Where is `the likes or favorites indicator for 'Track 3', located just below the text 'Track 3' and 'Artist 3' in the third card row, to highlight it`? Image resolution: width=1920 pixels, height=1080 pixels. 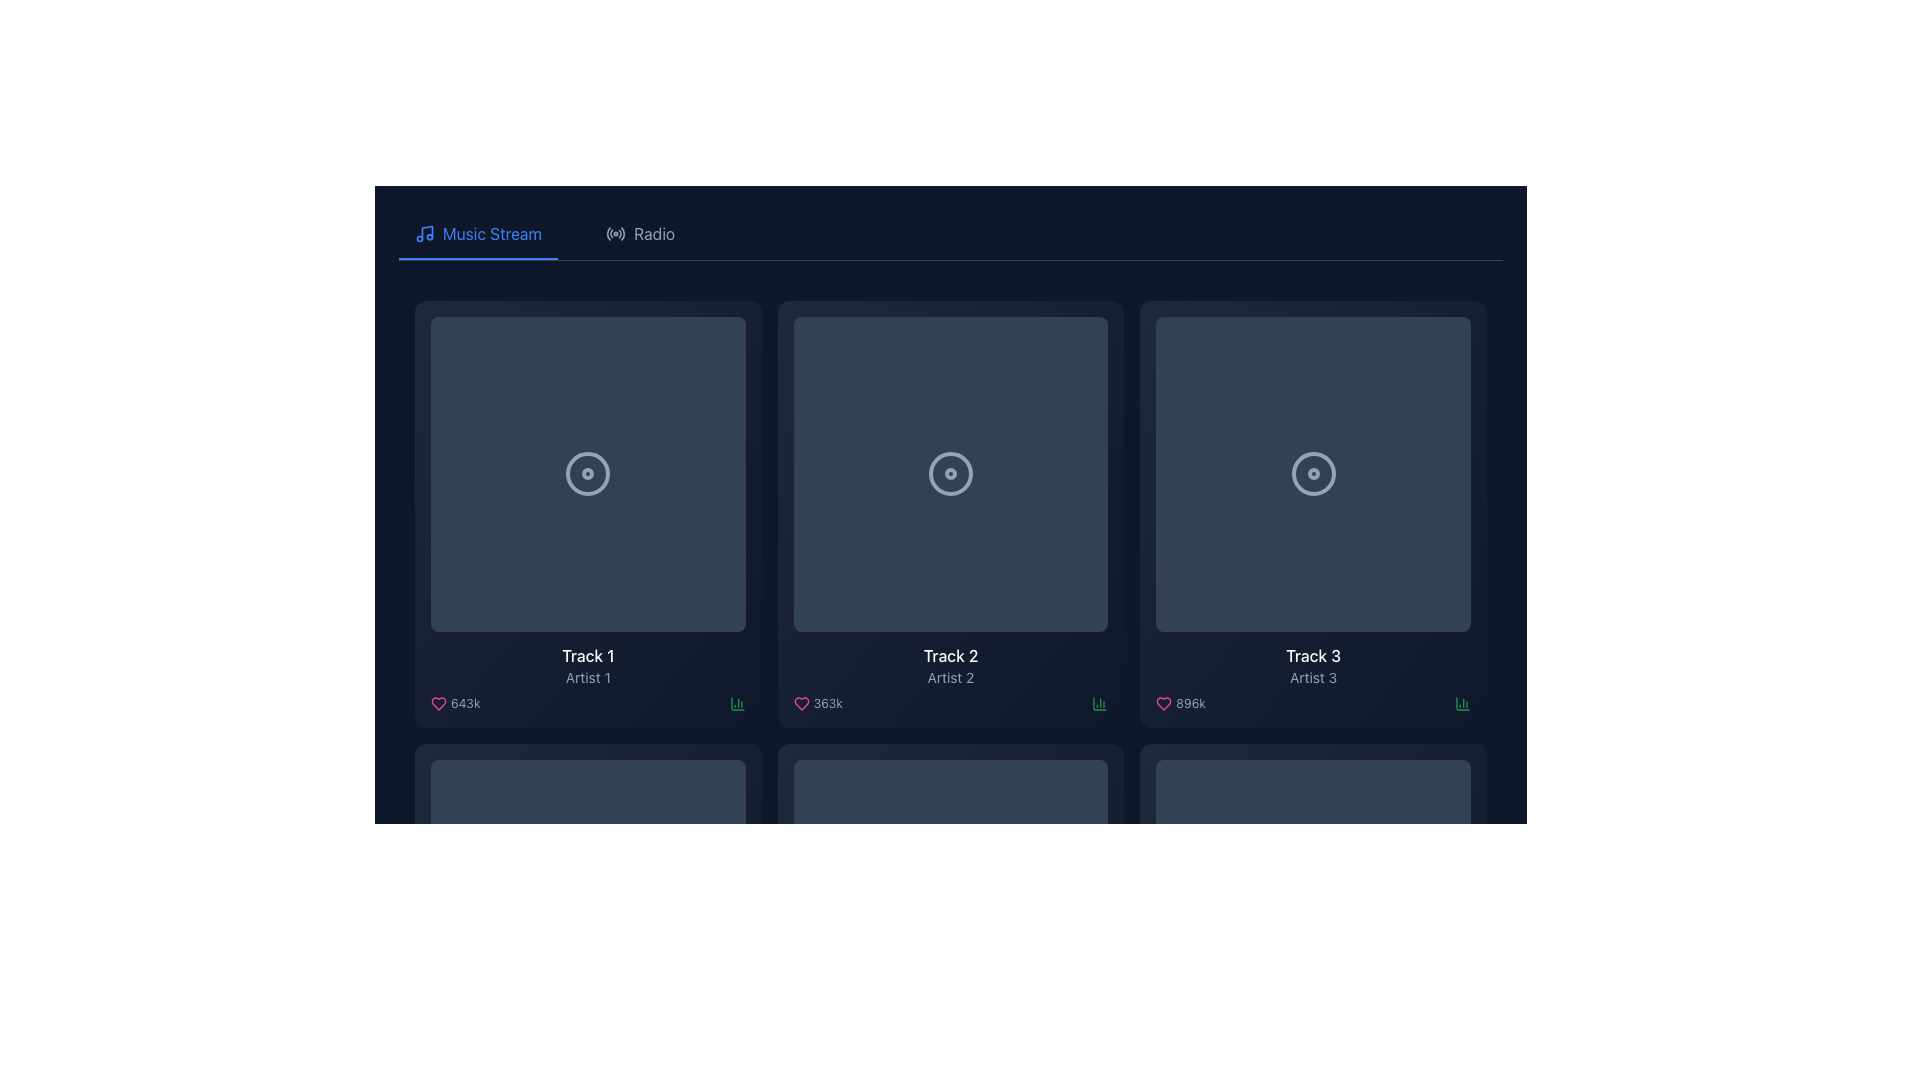
the likes or favorites indicator for 'Track 3', located just below the text 'Track 3' and 'Artist 3' in the third card row, to highlight it is located at coordinates (1180, 702).